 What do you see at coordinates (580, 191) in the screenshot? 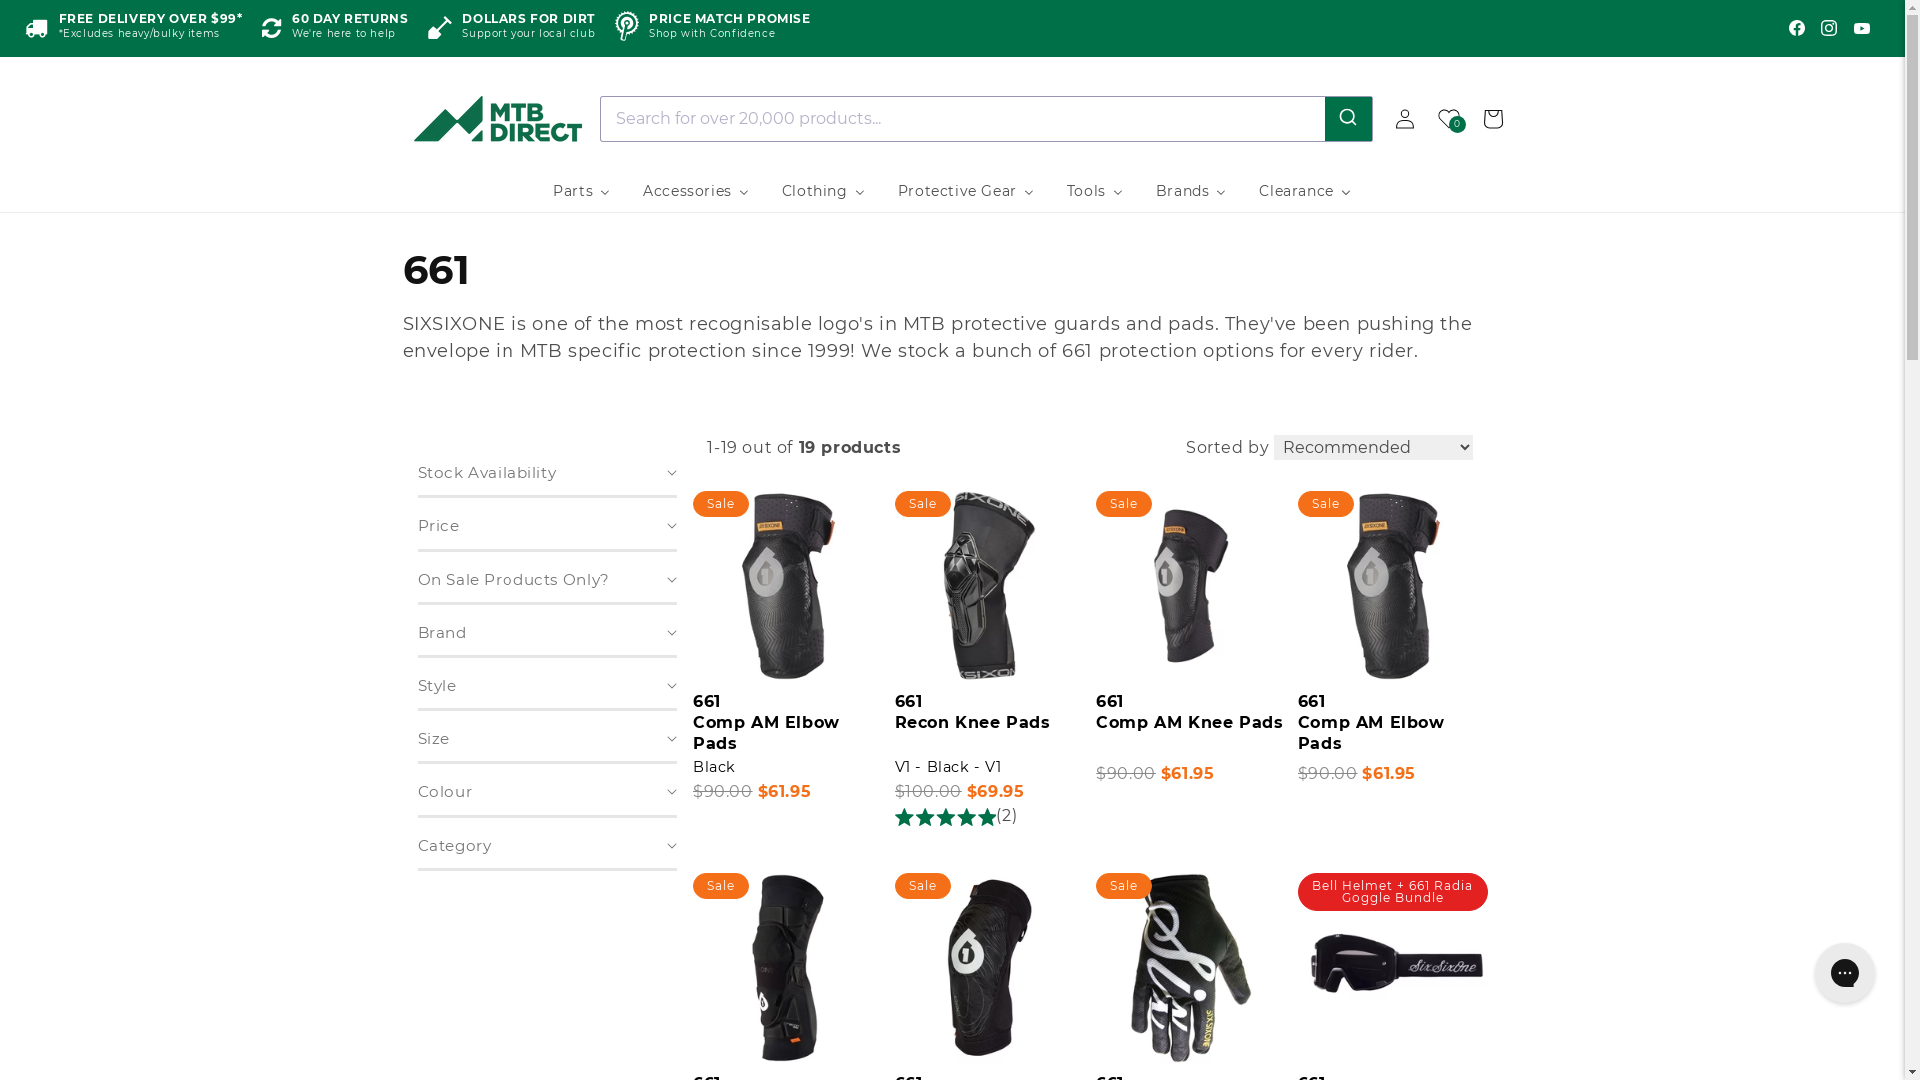
I see `'Parts'` at bounding box center [580, 191].